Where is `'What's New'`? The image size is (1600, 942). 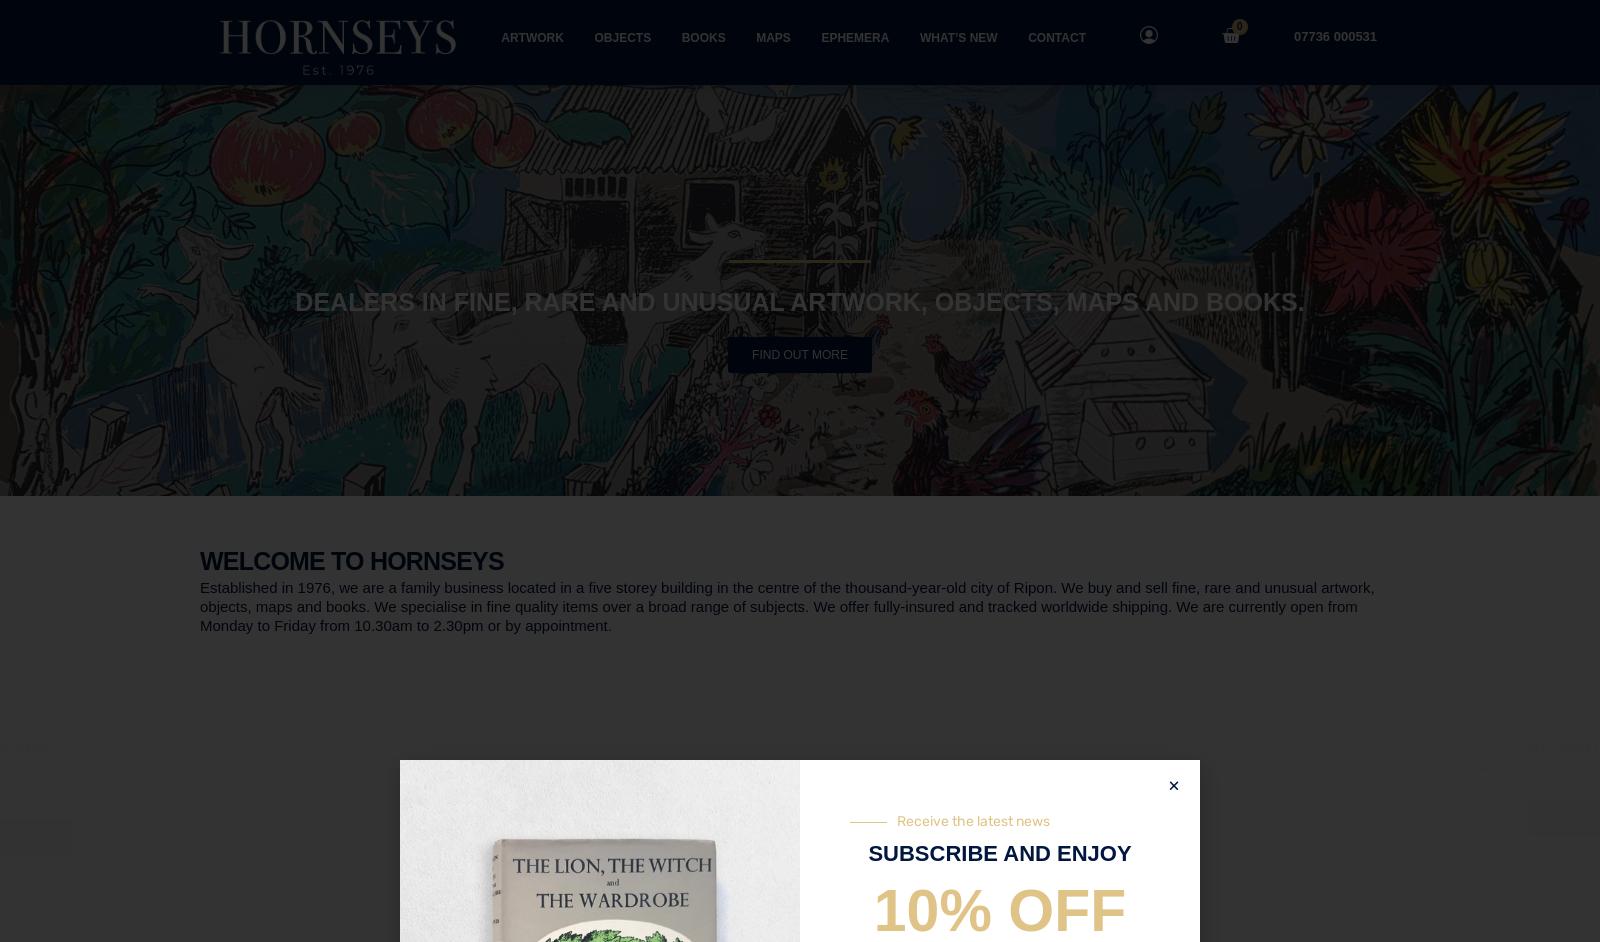
'What's New' is located at coordinates (336, 745).